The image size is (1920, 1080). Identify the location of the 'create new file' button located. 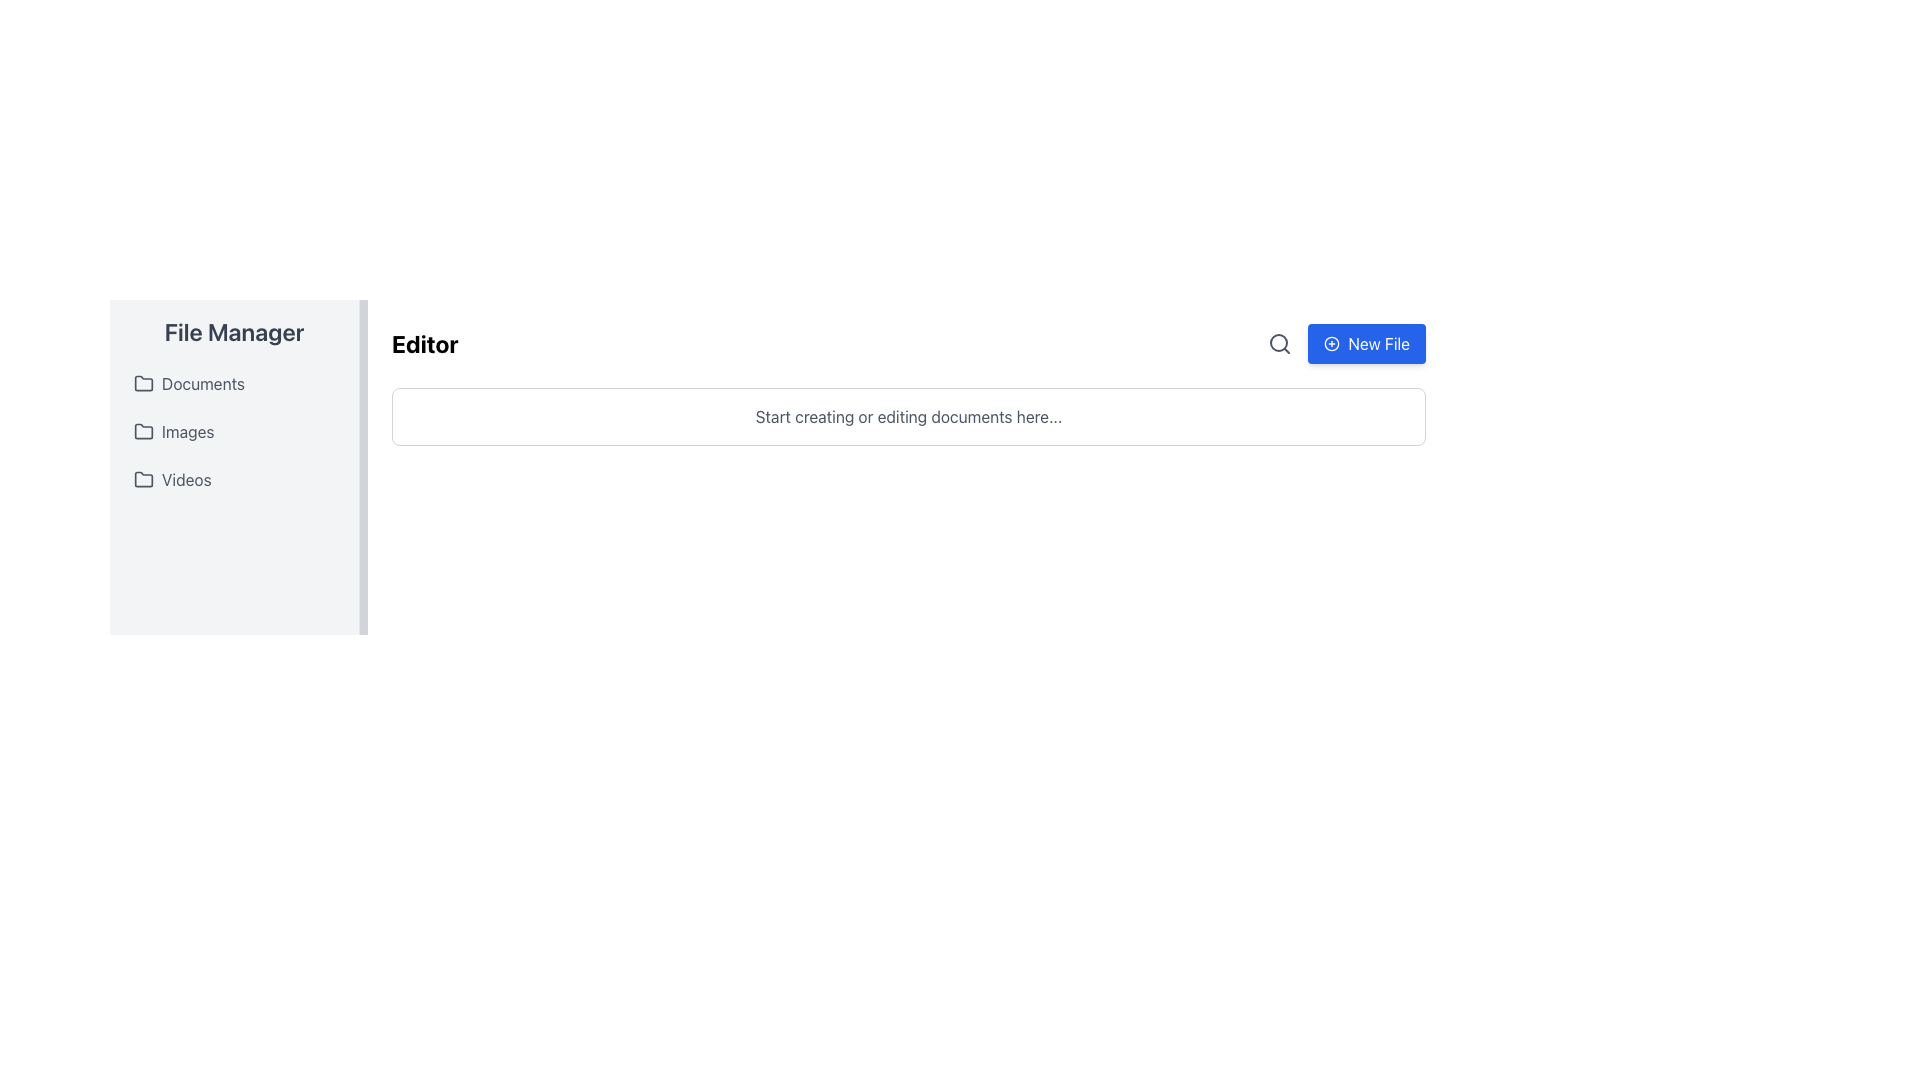
(1366, 342).